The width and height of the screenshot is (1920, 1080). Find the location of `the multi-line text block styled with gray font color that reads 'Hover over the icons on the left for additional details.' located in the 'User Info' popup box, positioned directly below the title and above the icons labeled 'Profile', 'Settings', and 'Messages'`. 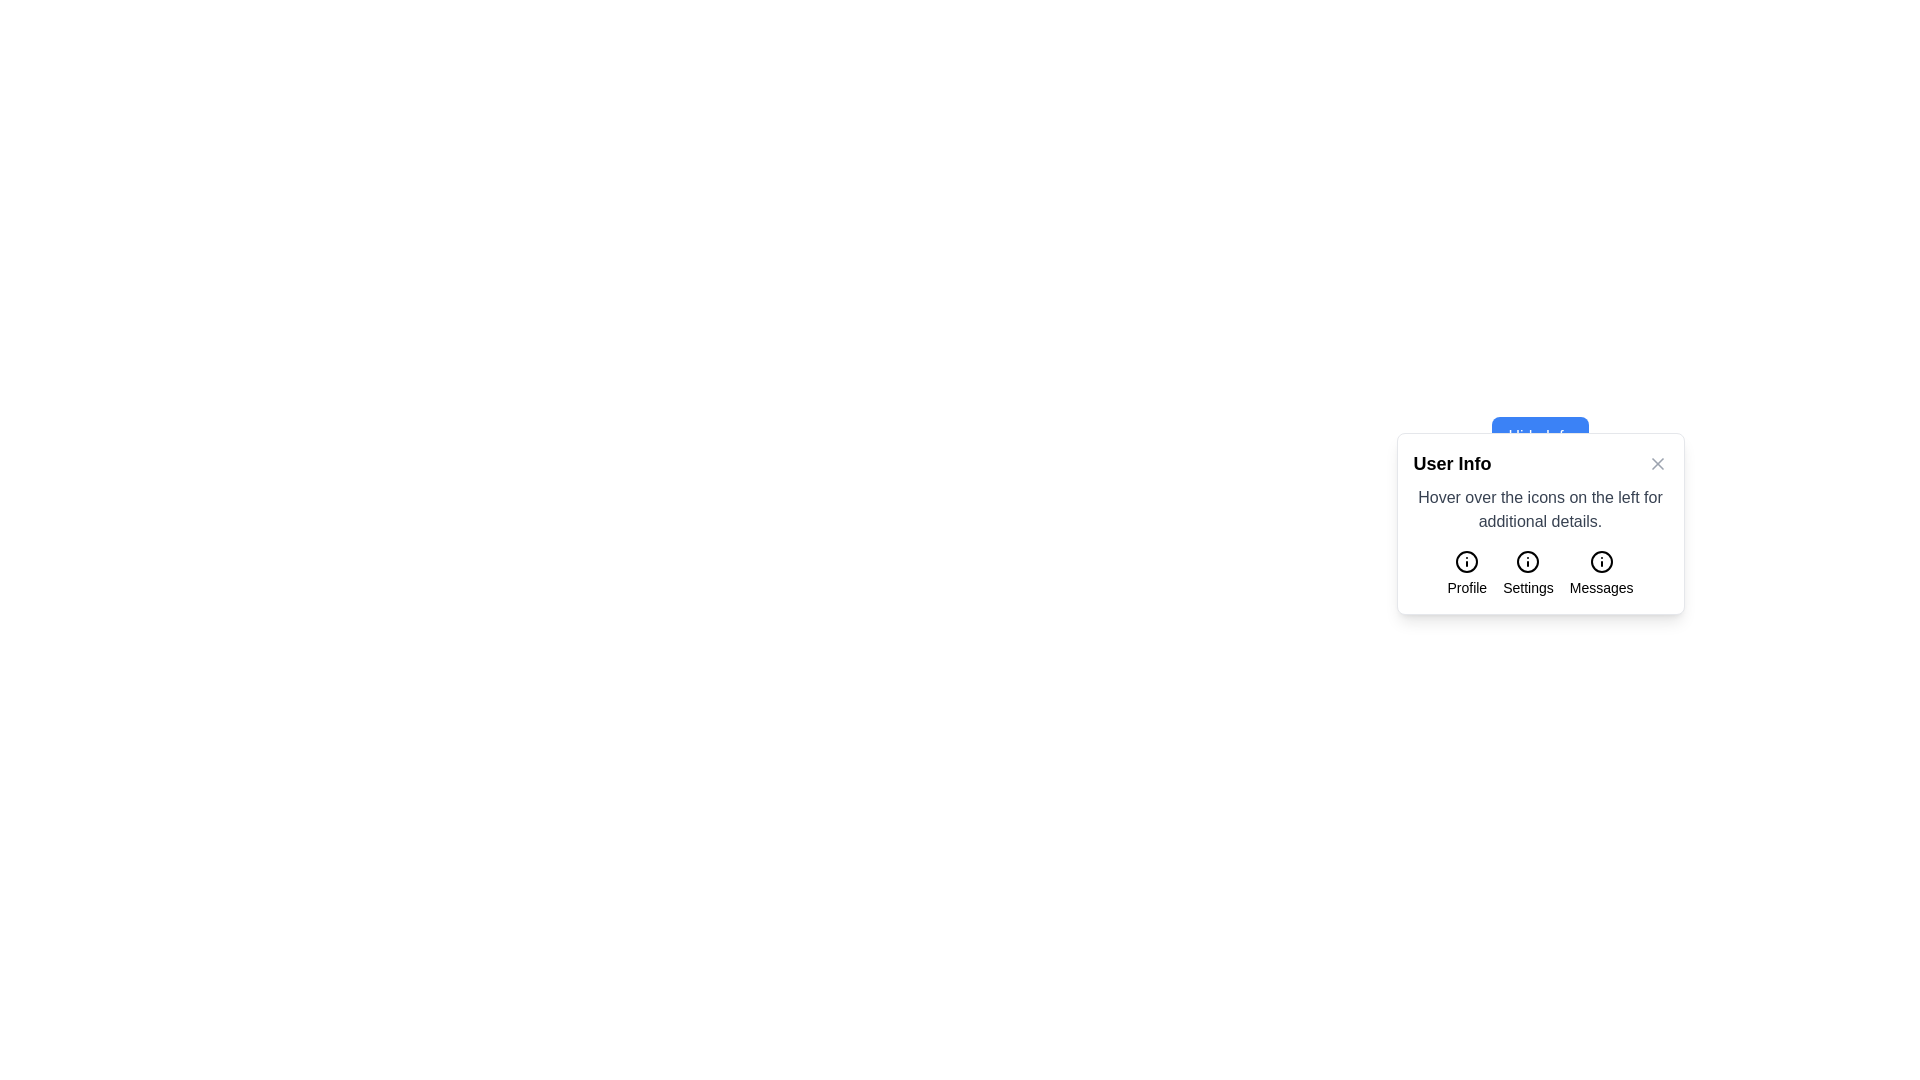

the multi-line text block styled with gray font color that reads 'Hover over the icons on the left for additional details.' located in the 'User Info' popup box, positioned directly below the title and above the icons labeled 'Profile', 'Settings', and 'Messages' is located at coordinates (1539, 508).